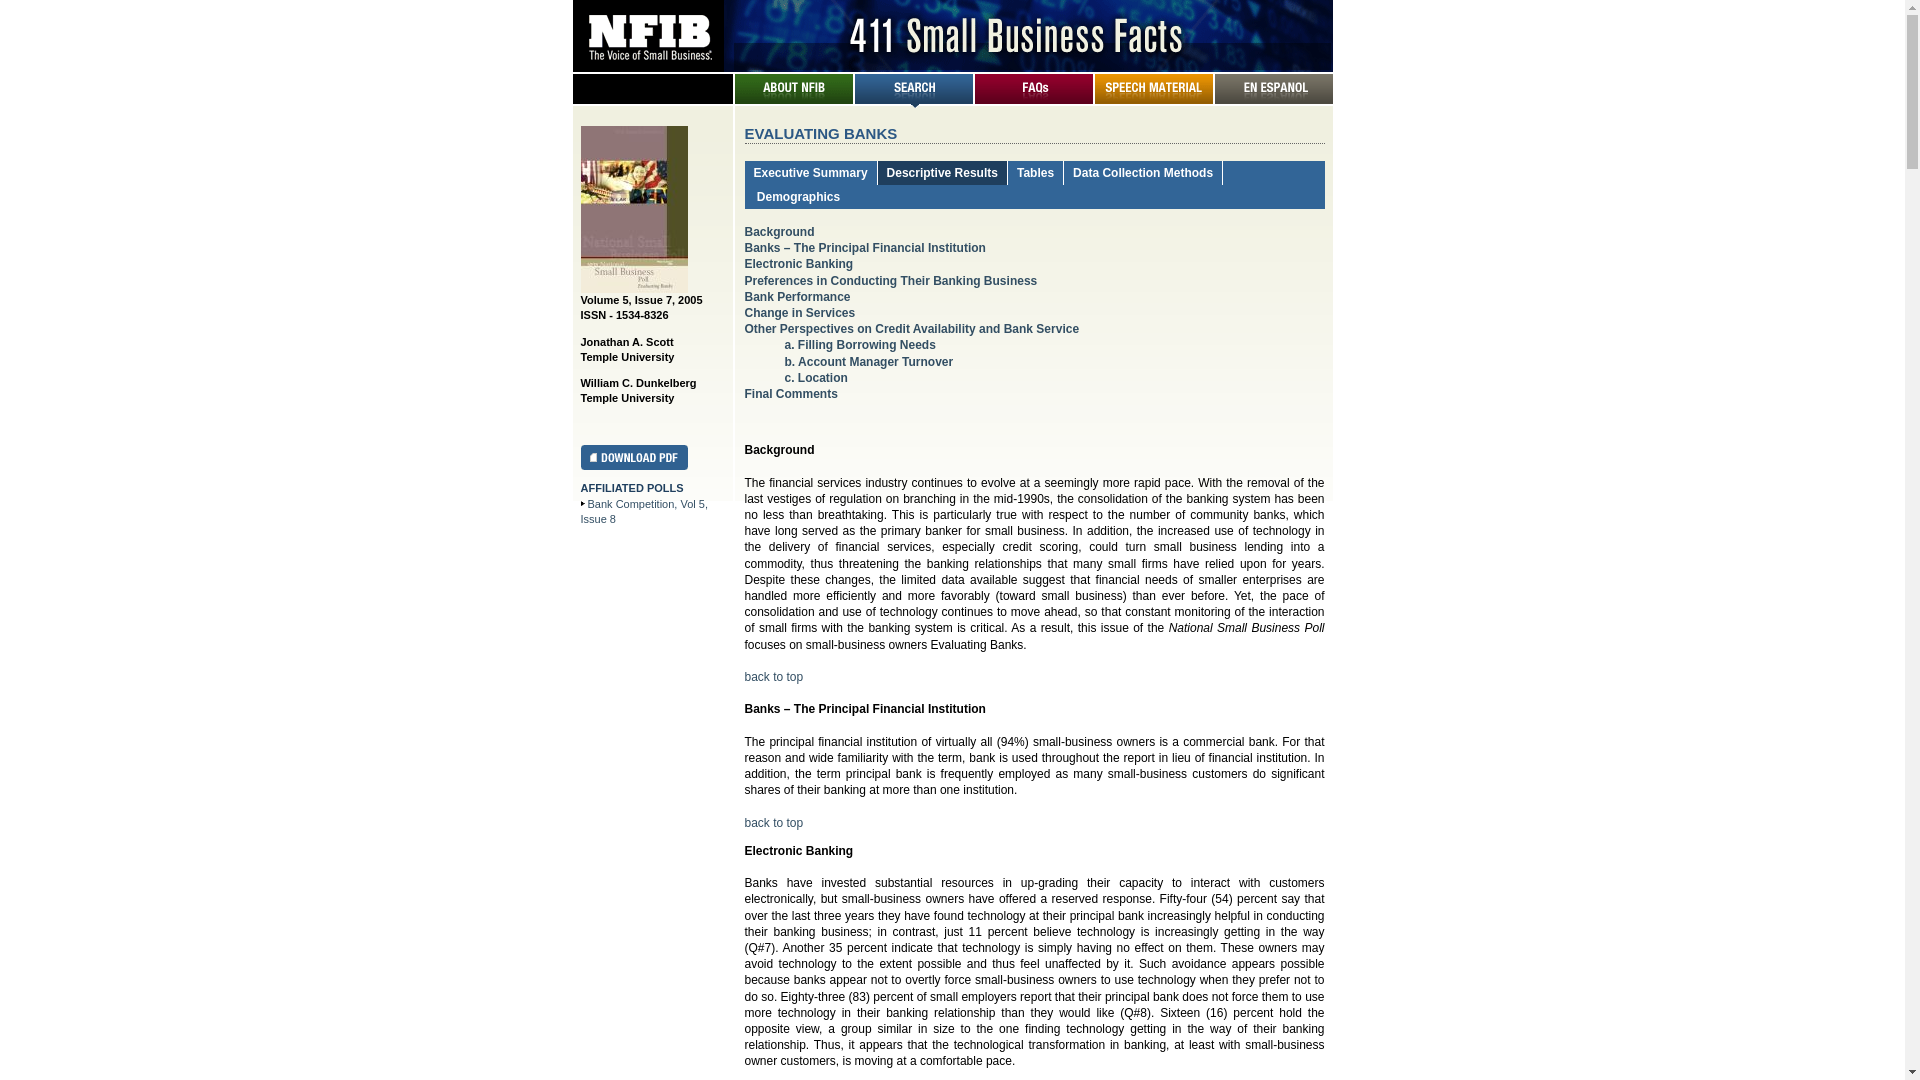 Image resolution: width=1920 pixels, height=1080 pixels. I want to click on 'Search', so click(911, 100).